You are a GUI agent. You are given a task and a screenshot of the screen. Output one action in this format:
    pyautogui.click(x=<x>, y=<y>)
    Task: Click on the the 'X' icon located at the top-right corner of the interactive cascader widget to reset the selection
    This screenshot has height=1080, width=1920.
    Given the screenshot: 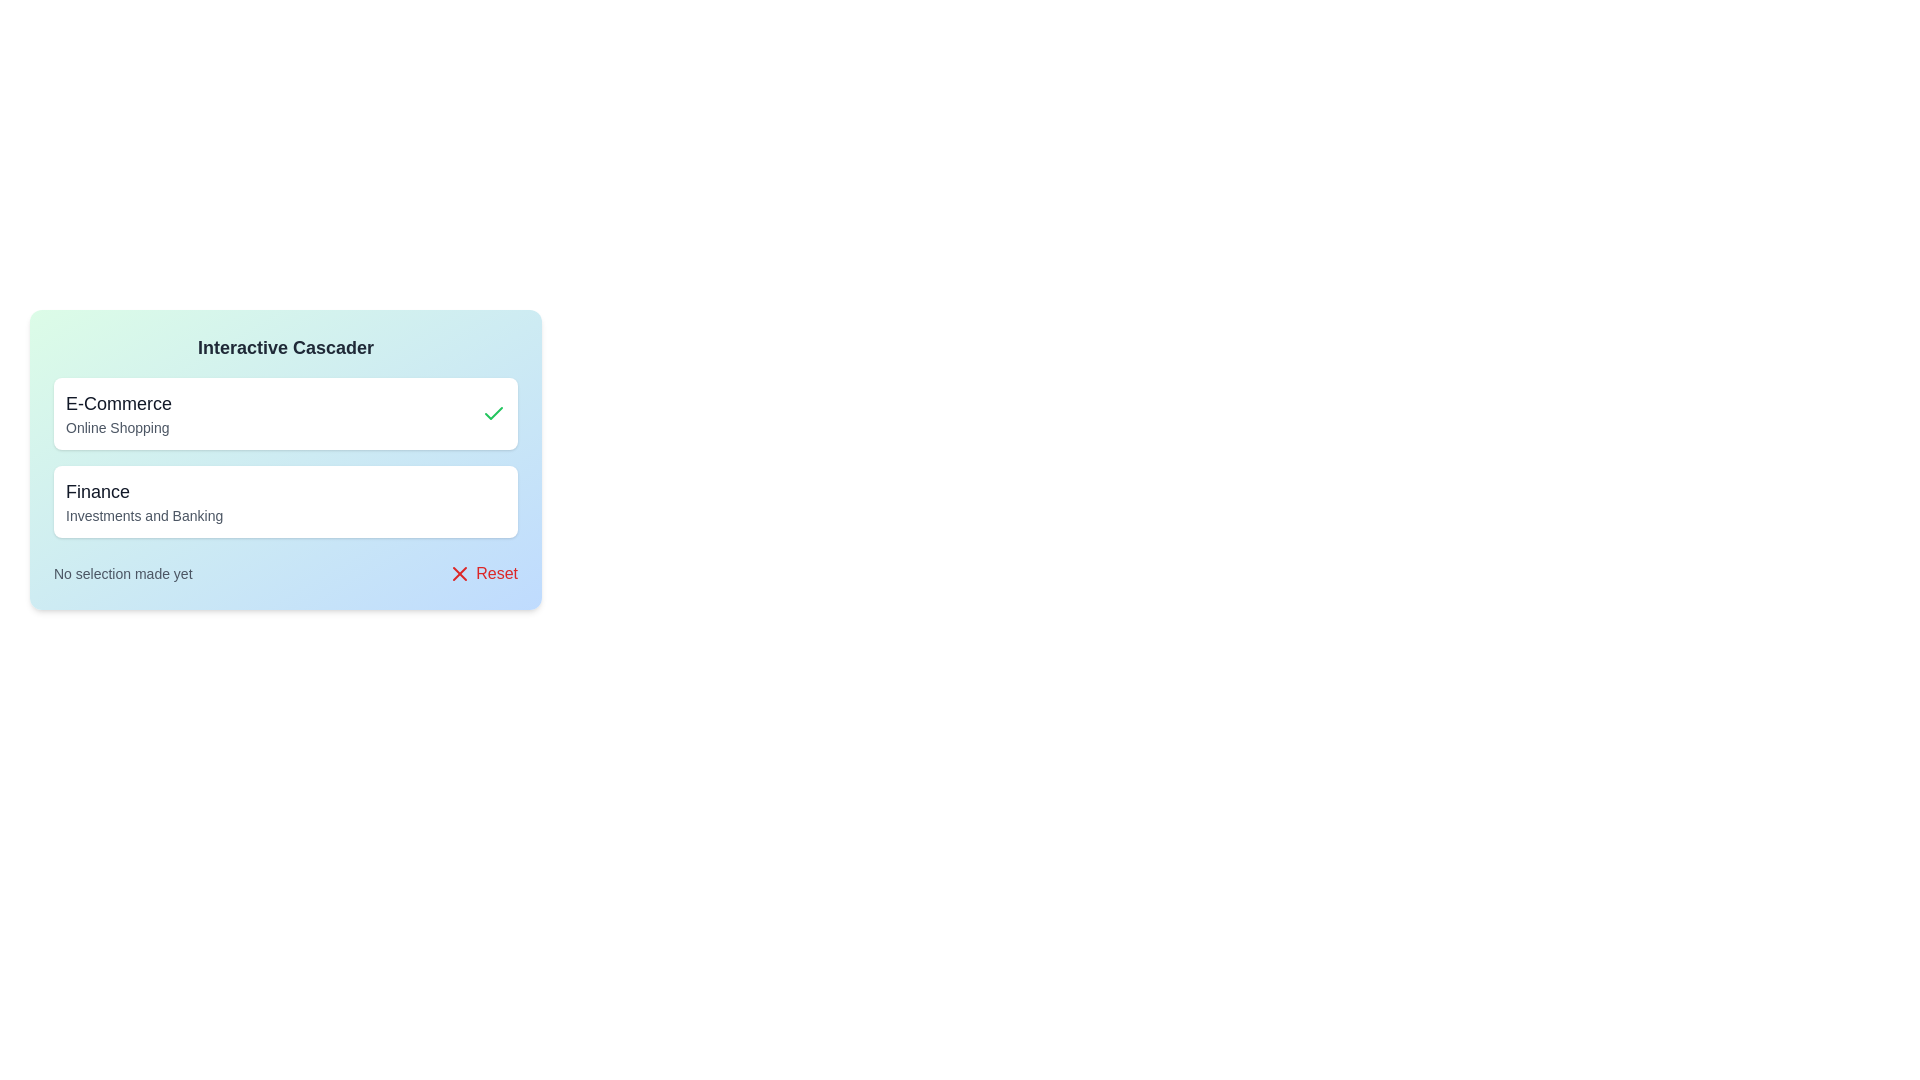 What is the action you would take?
    pyautogui.click(x=459, y=574)
    